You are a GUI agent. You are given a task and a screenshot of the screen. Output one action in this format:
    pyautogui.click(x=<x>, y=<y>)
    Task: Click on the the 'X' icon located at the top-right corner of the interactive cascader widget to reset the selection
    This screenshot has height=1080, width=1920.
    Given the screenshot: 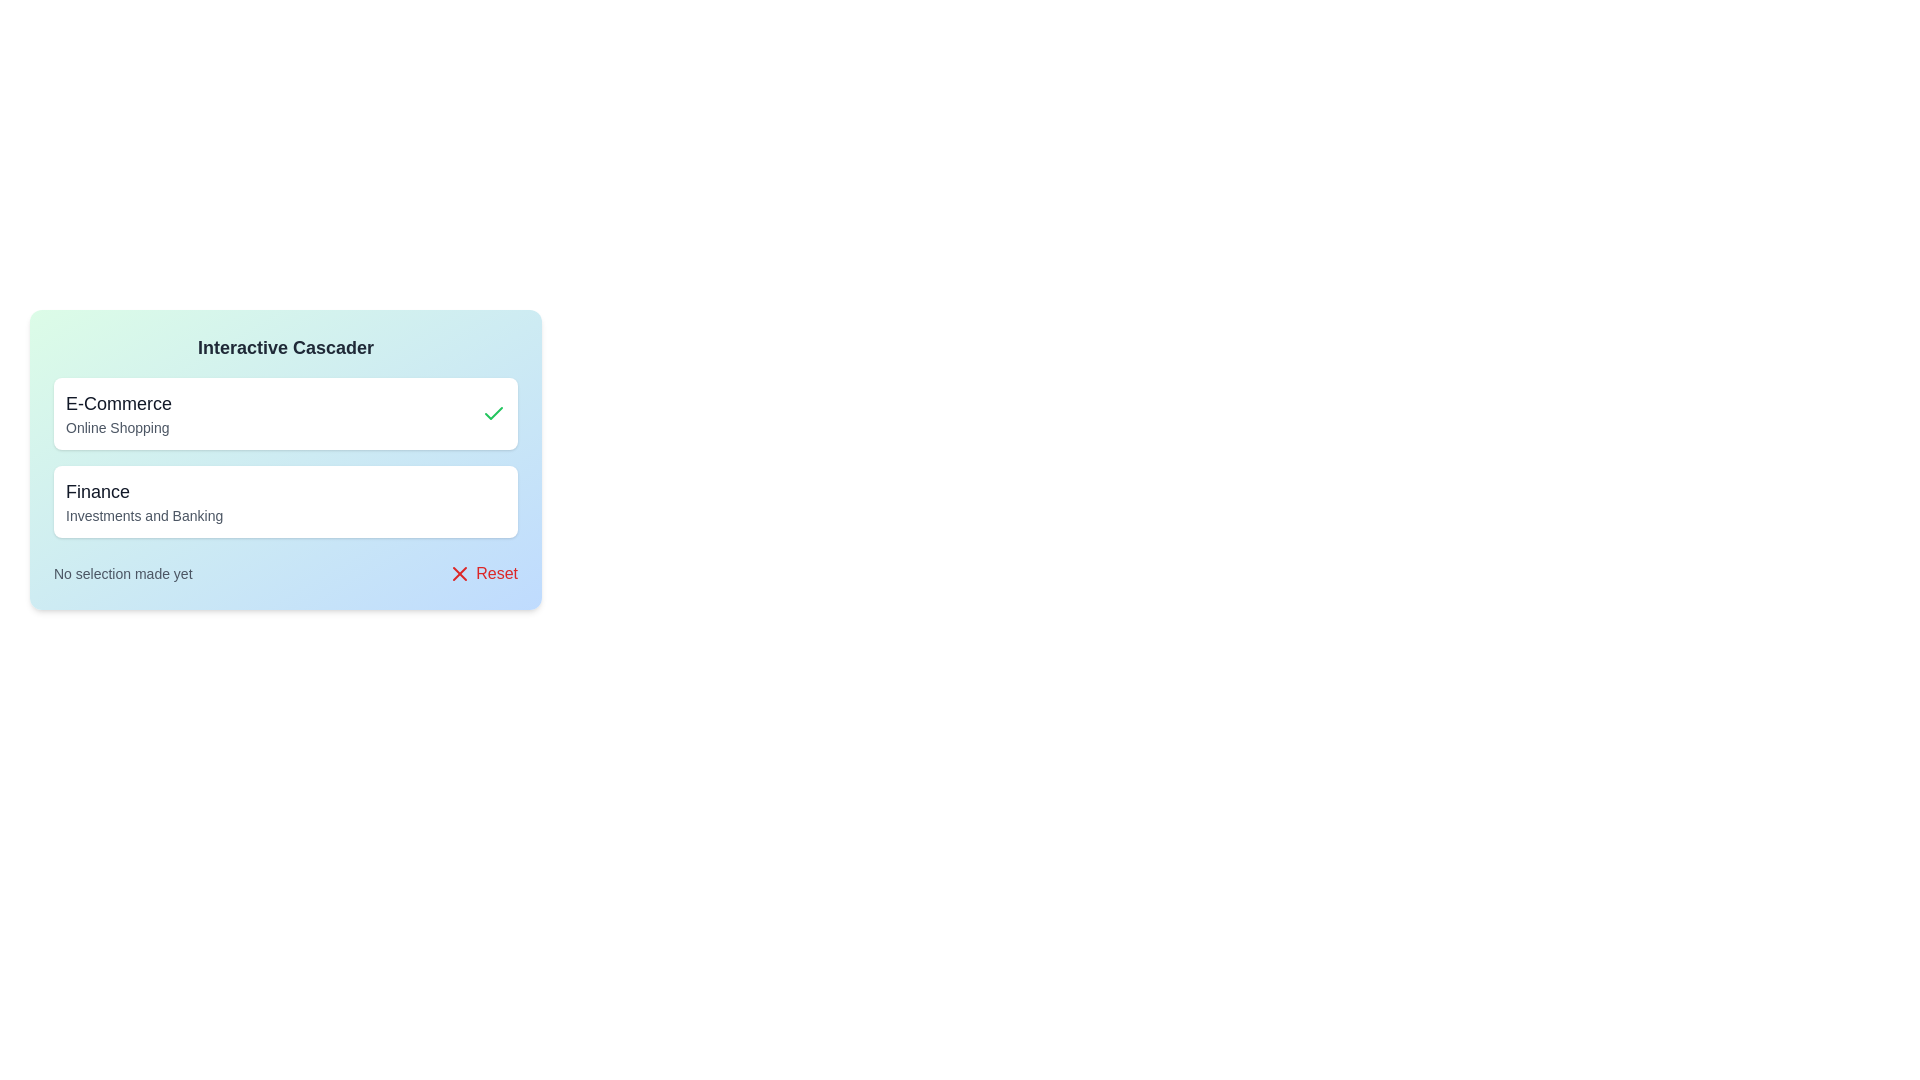 What is the action you would take?
    pyautogui.click(x=459, y=574)
    